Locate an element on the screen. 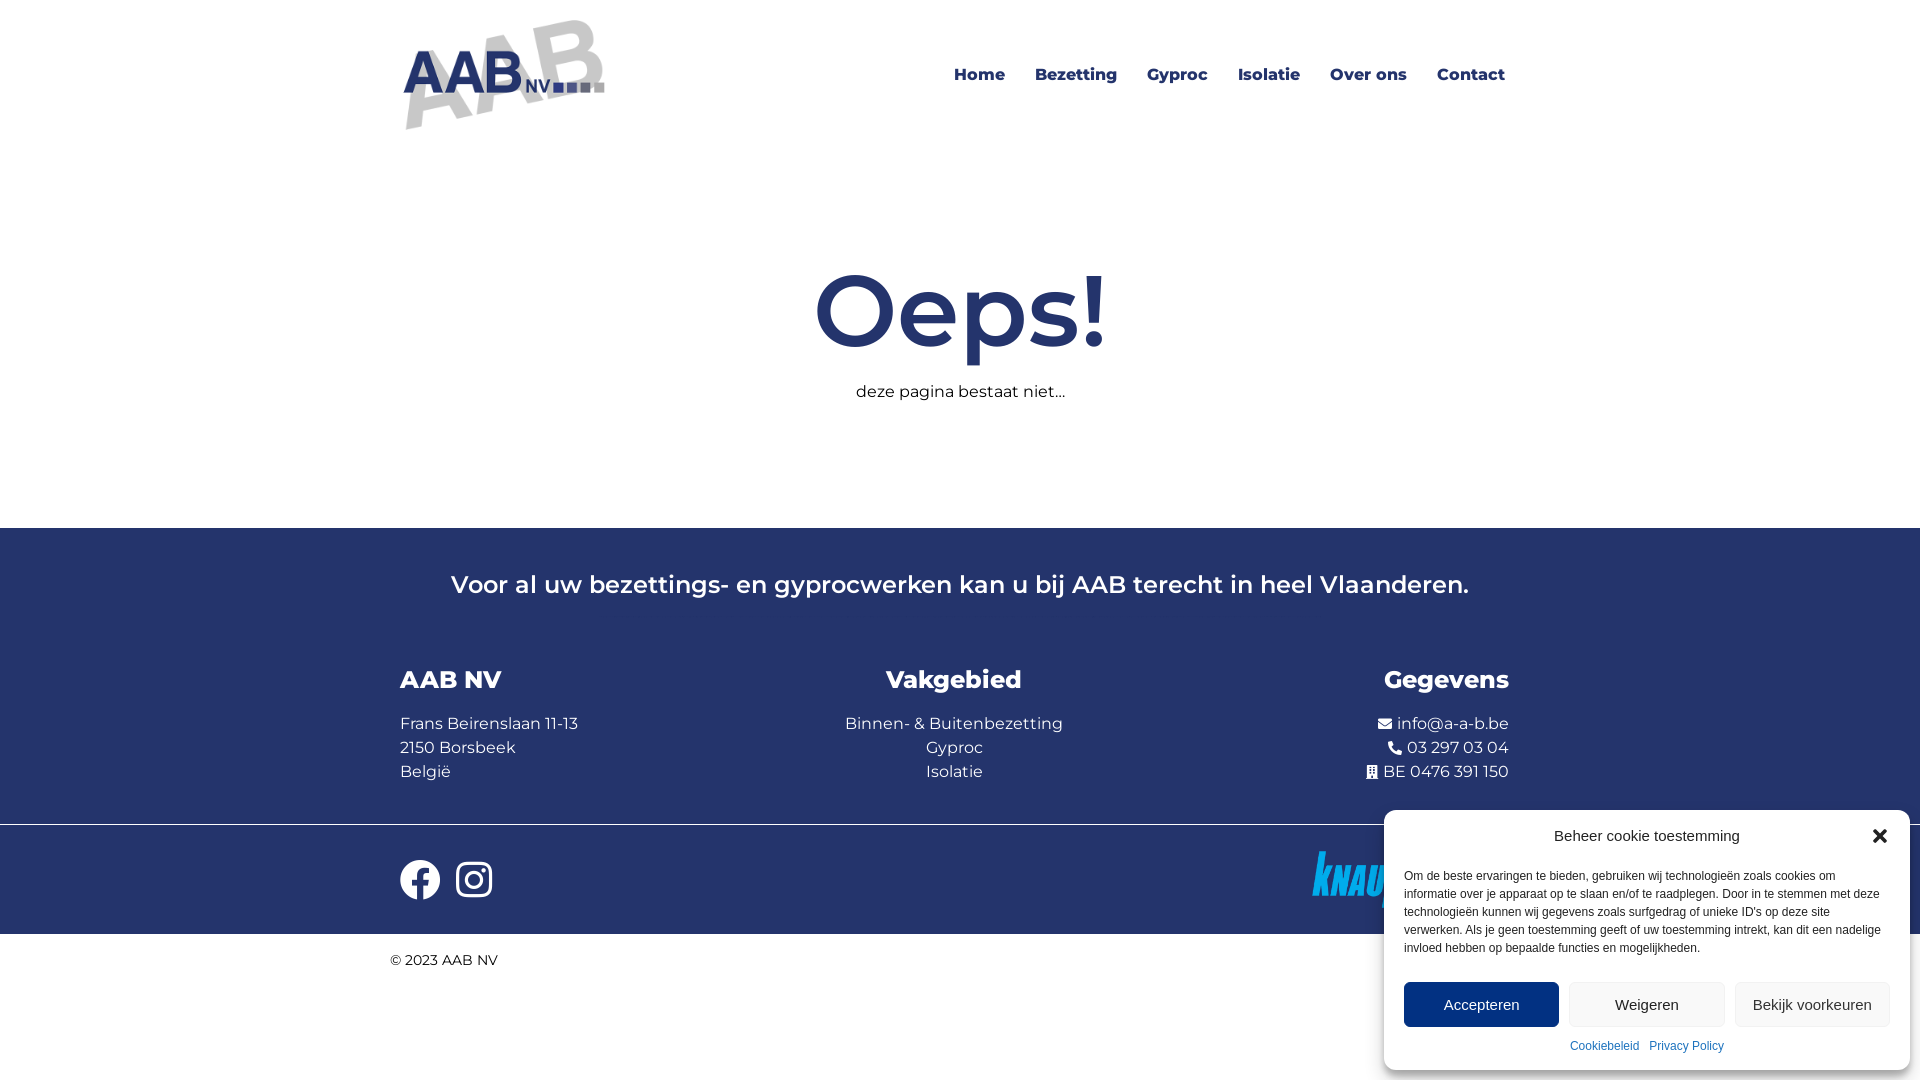 This screenshot has height=1080, width=1920. 'Bekijk voorkeuren' is located at coordinates (1812, 1004).